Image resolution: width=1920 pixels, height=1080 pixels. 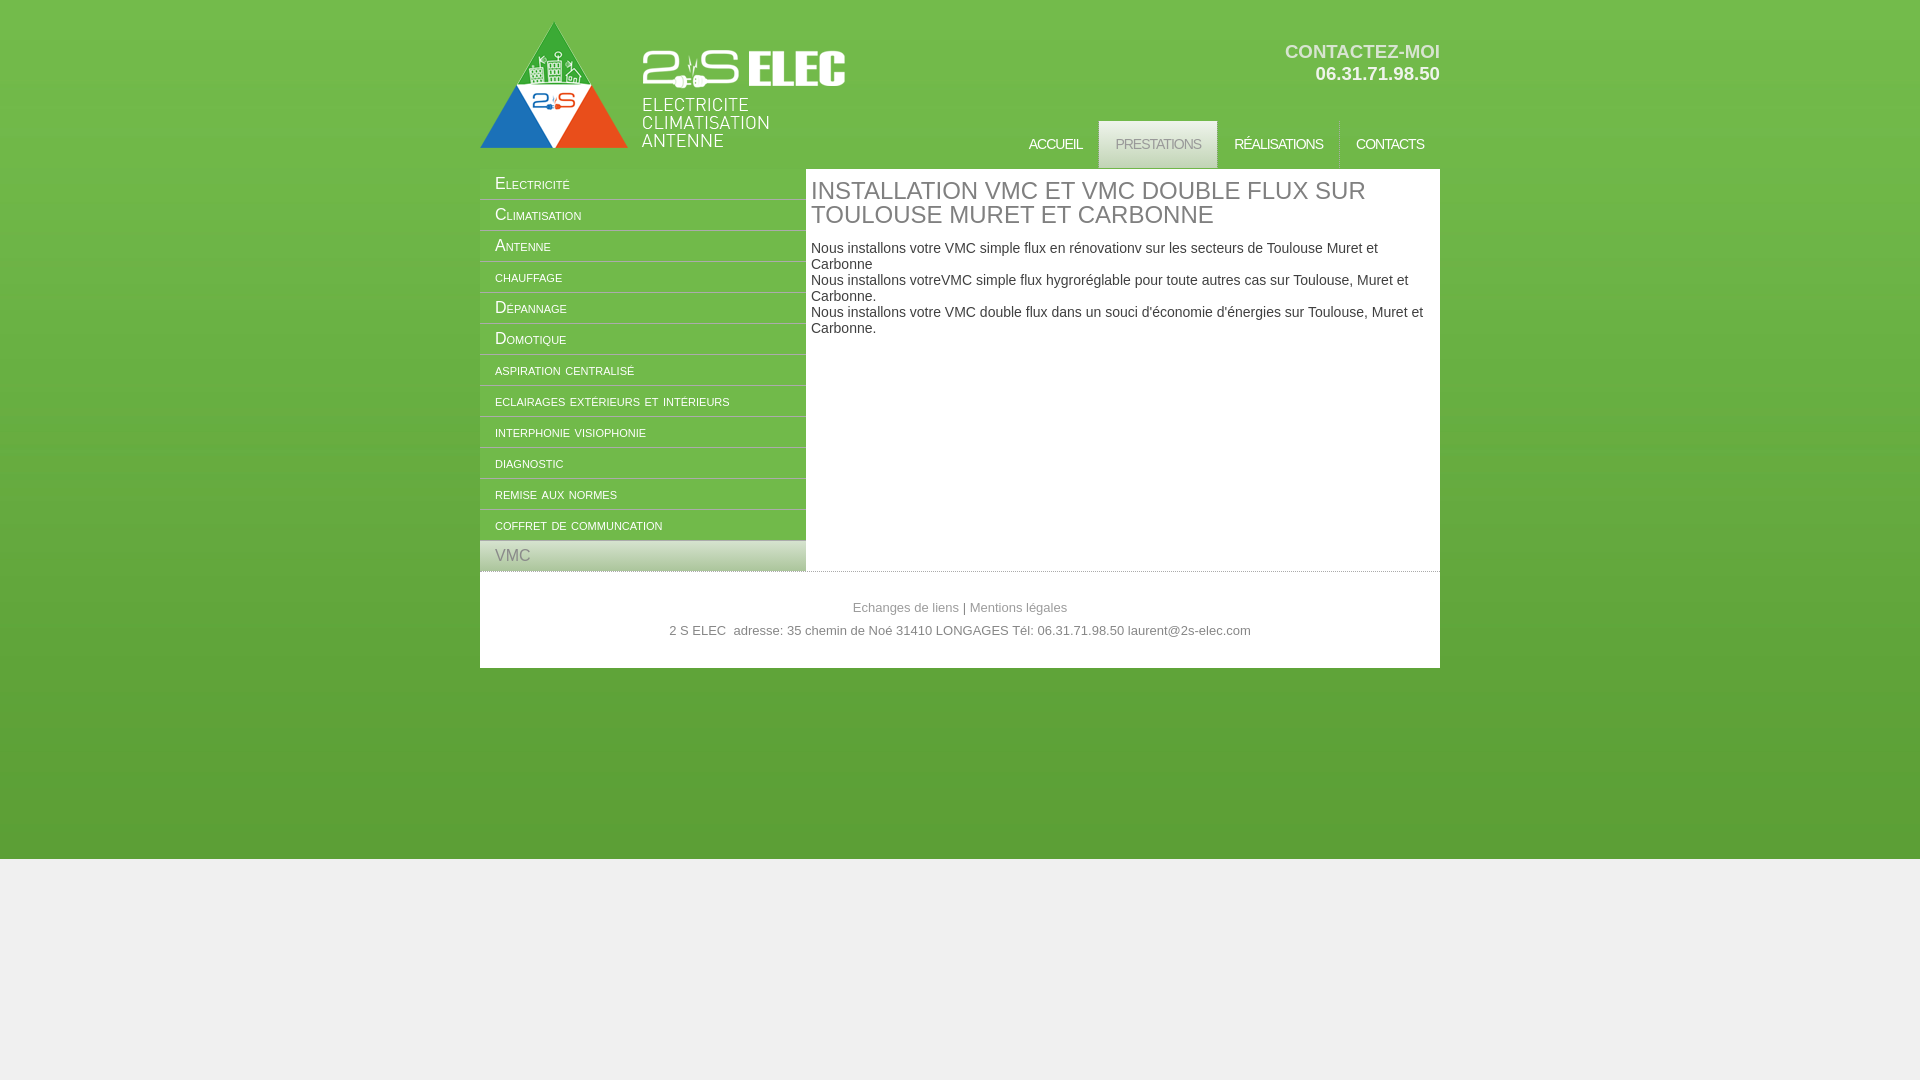 I want to click on 'ACCUEIL', so click(x=1055, y=143).